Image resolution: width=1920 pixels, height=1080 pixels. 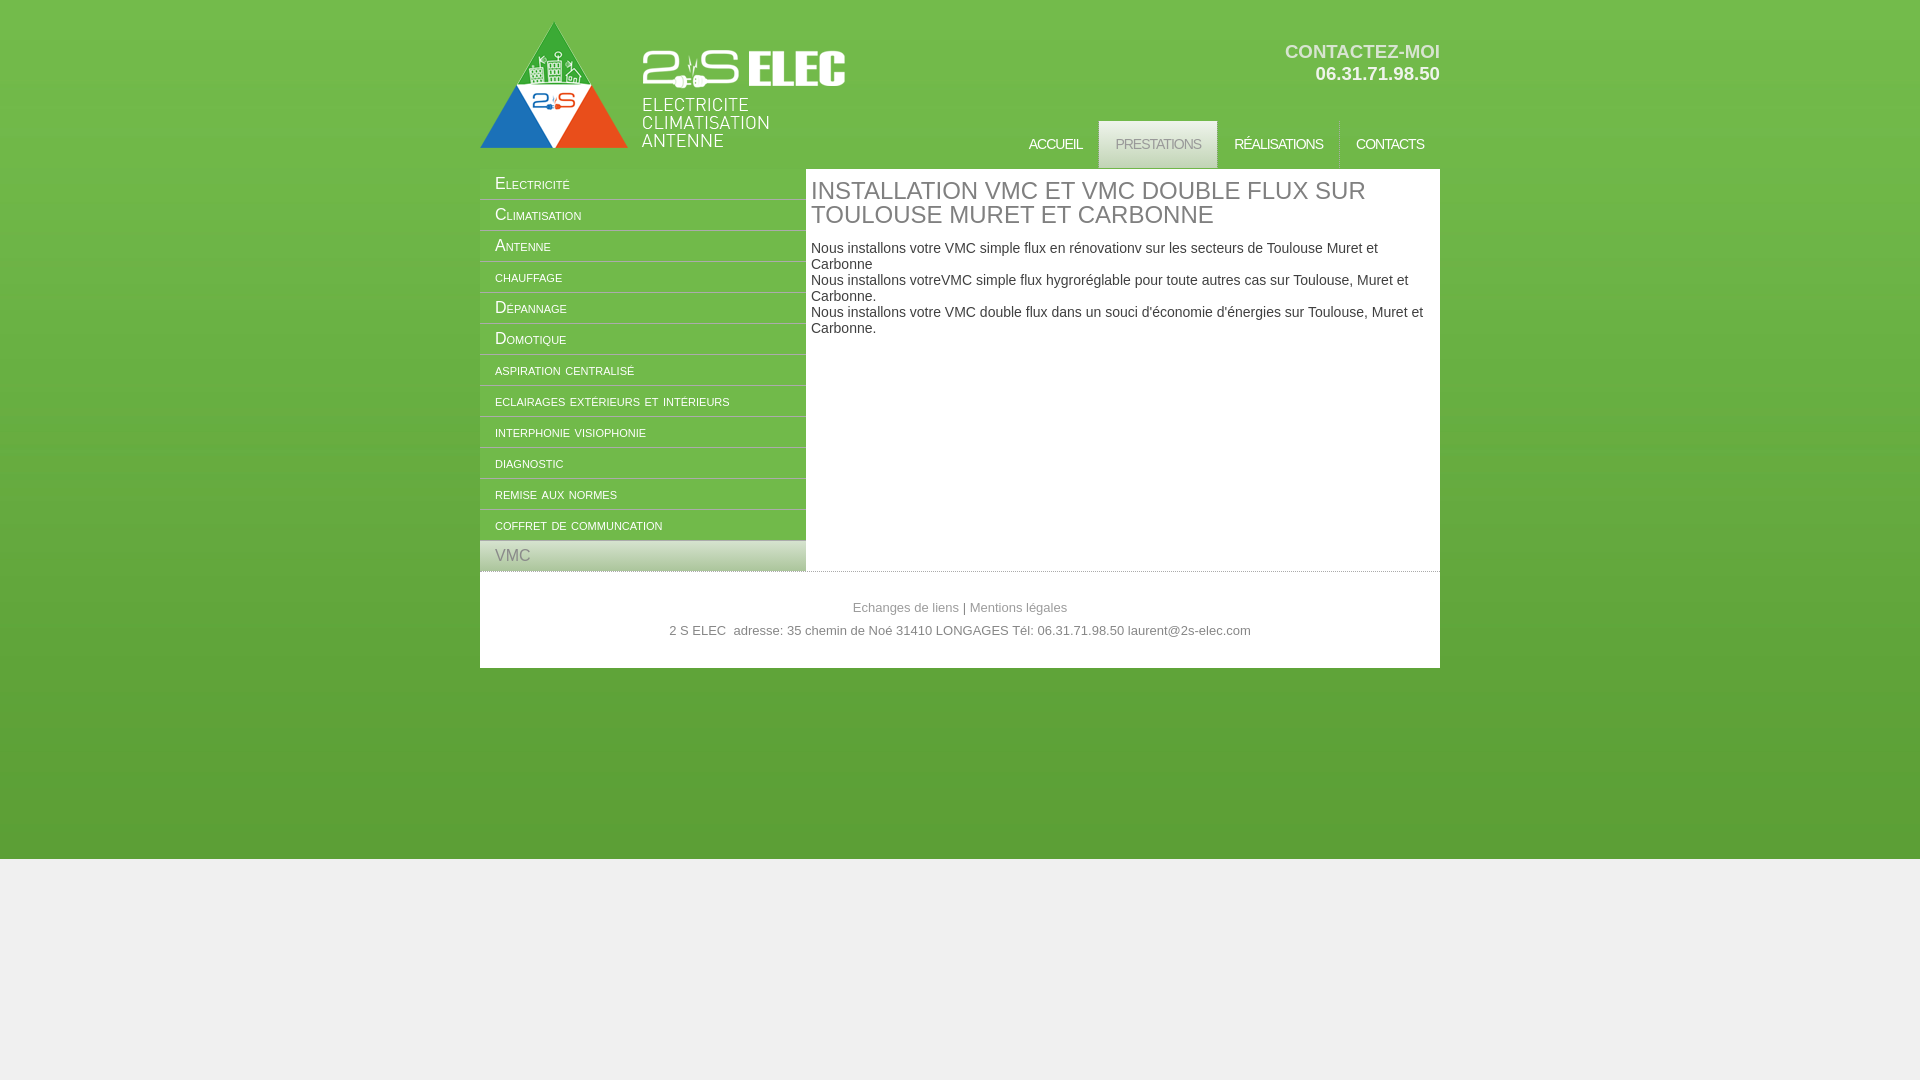 I want to click on 'ACCUEIL', so click(x=1055, y=143).